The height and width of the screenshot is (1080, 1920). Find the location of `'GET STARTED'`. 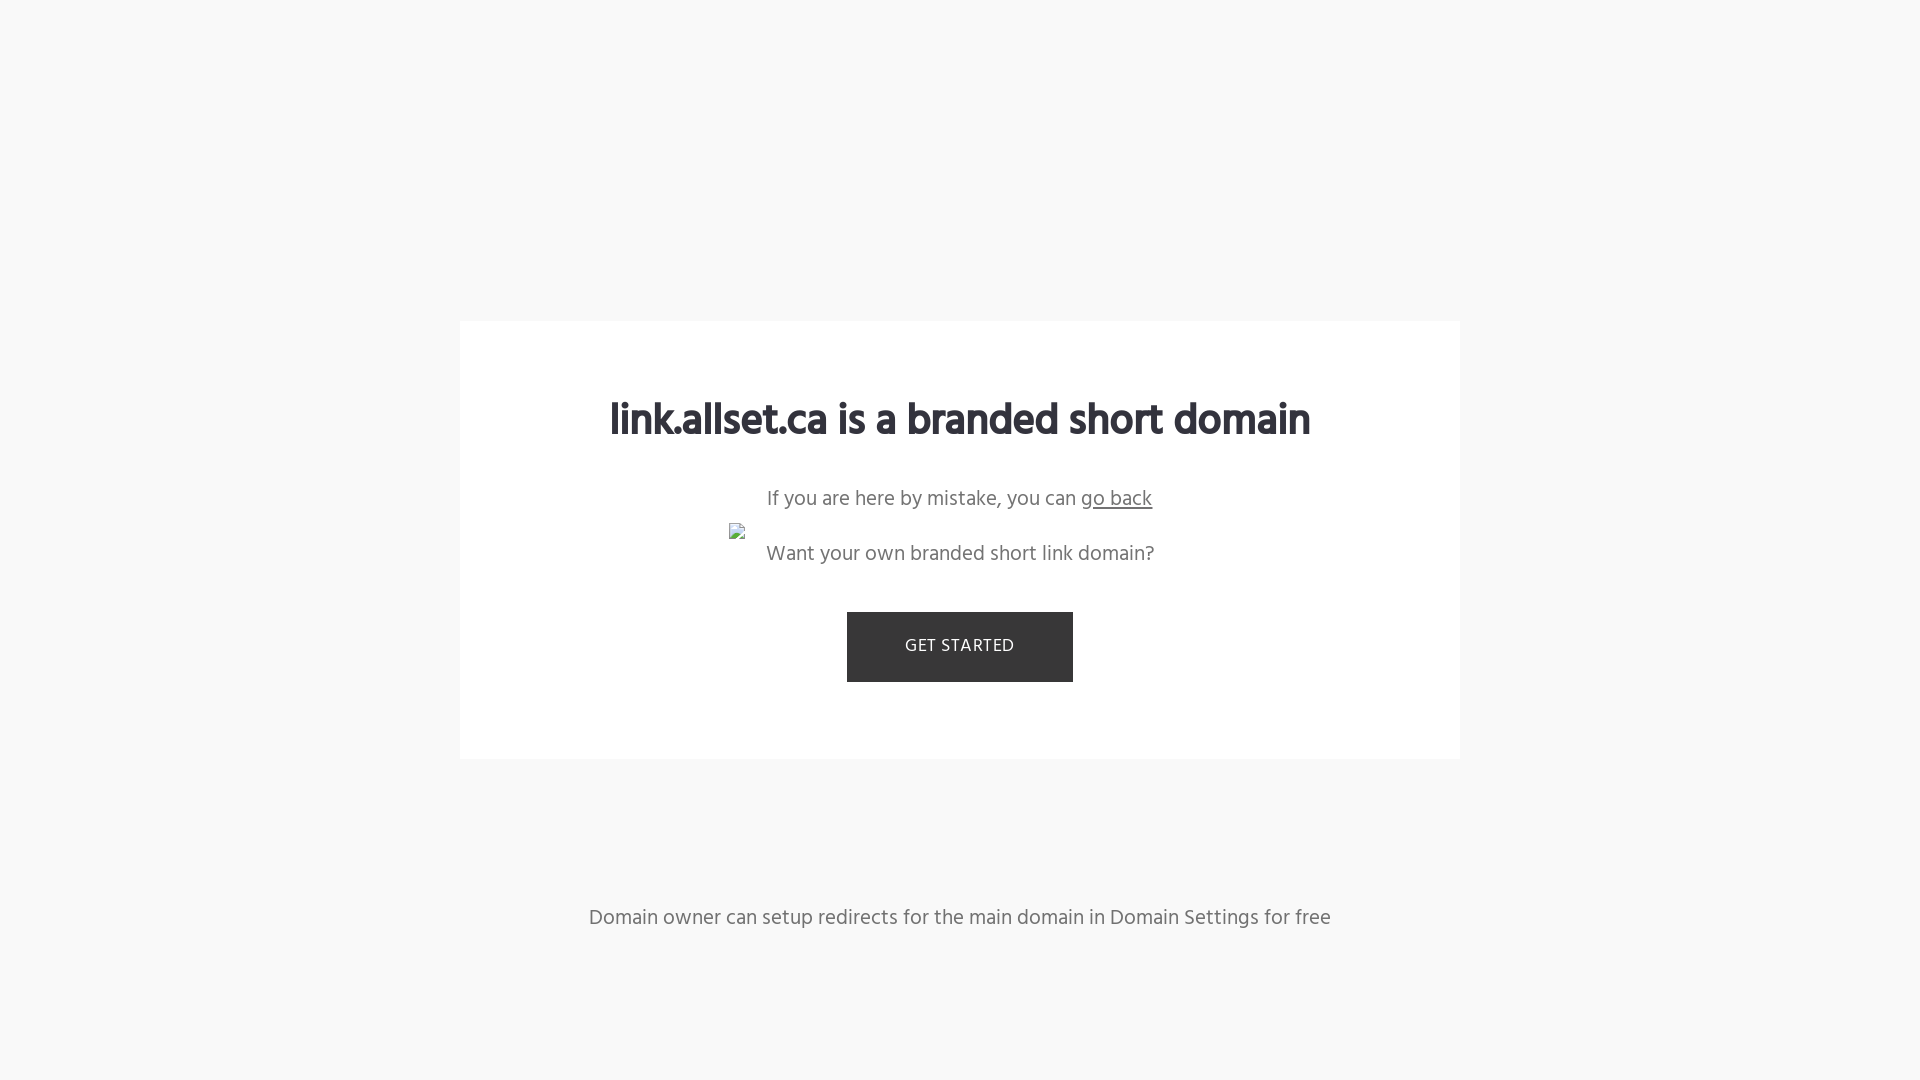

'GET STARTED' is located at coordinates (958, 647).